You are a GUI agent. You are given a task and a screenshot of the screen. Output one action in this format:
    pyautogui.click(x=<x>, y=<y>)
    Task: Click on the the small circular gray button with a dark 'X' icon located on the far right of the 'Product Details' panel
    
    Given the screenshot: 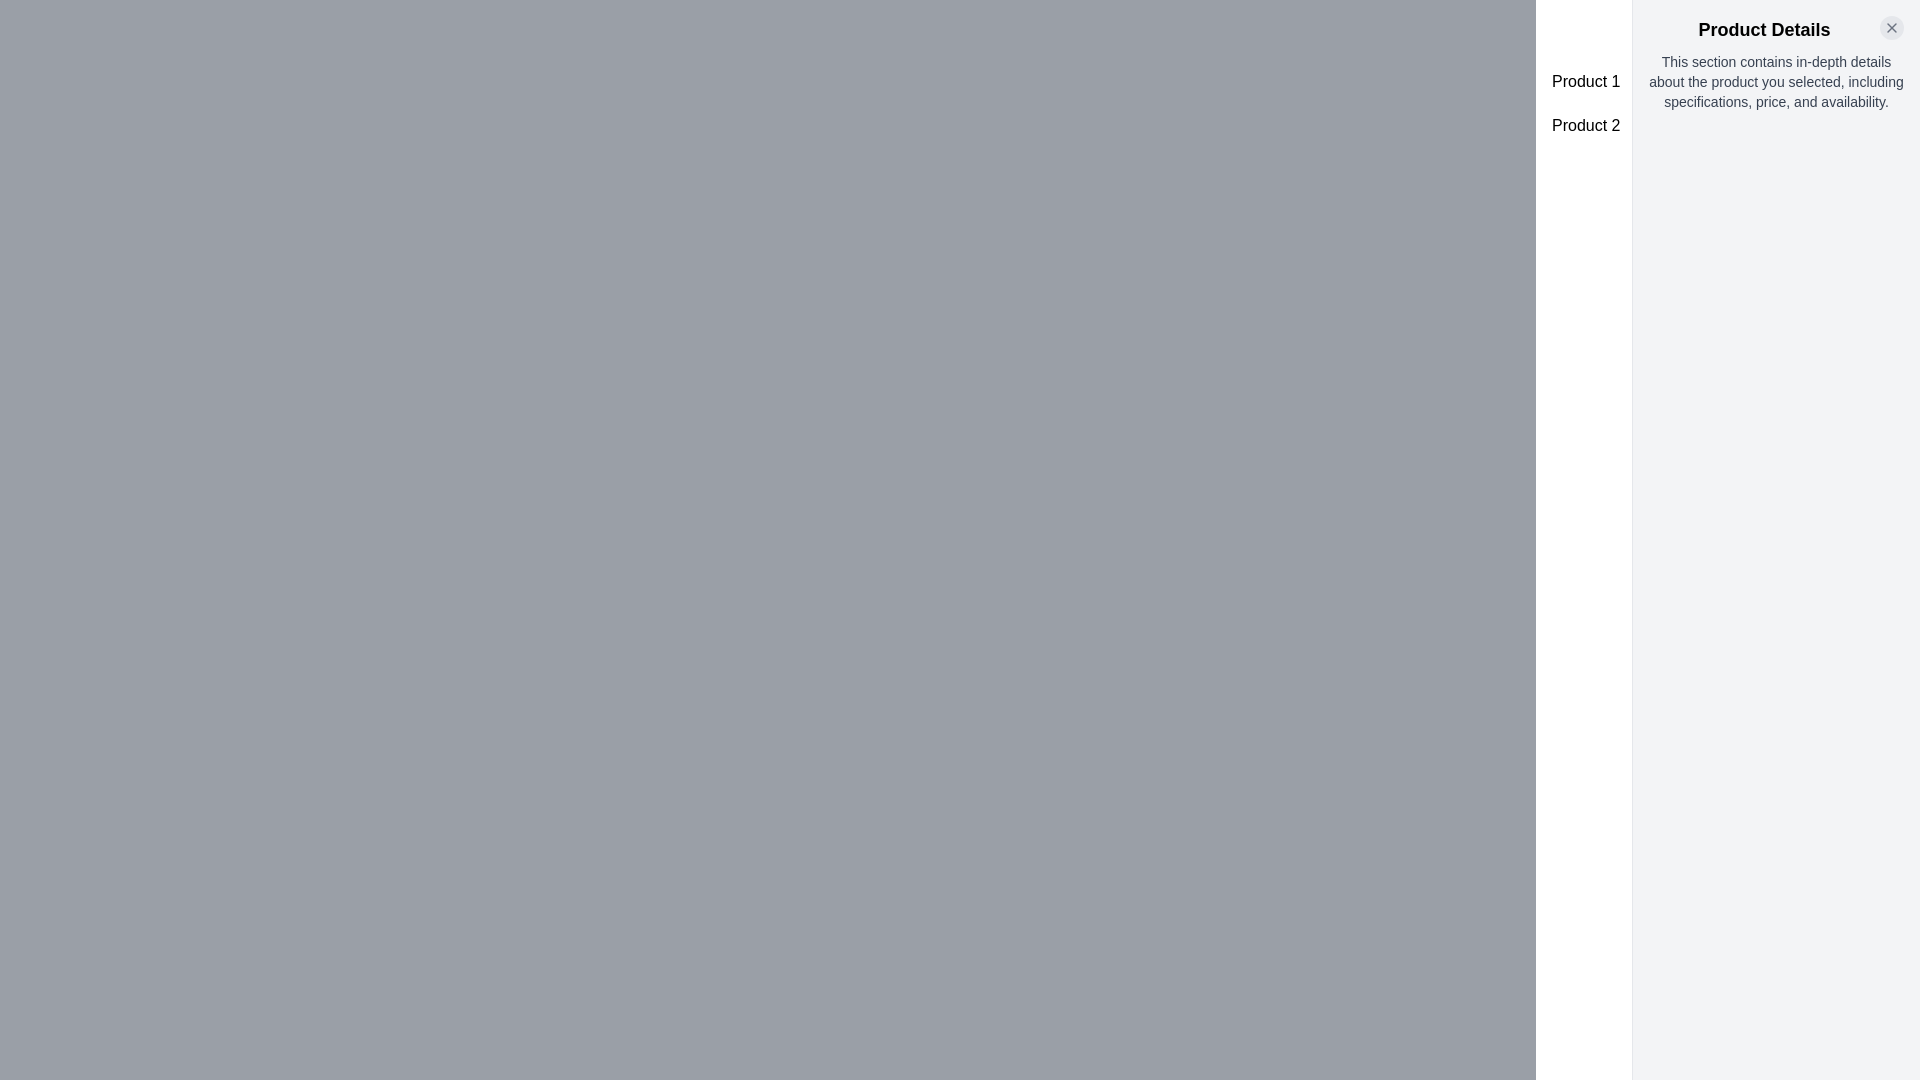 What is the action you would take?
    pyautogui.click(x=1890, y=27)
    